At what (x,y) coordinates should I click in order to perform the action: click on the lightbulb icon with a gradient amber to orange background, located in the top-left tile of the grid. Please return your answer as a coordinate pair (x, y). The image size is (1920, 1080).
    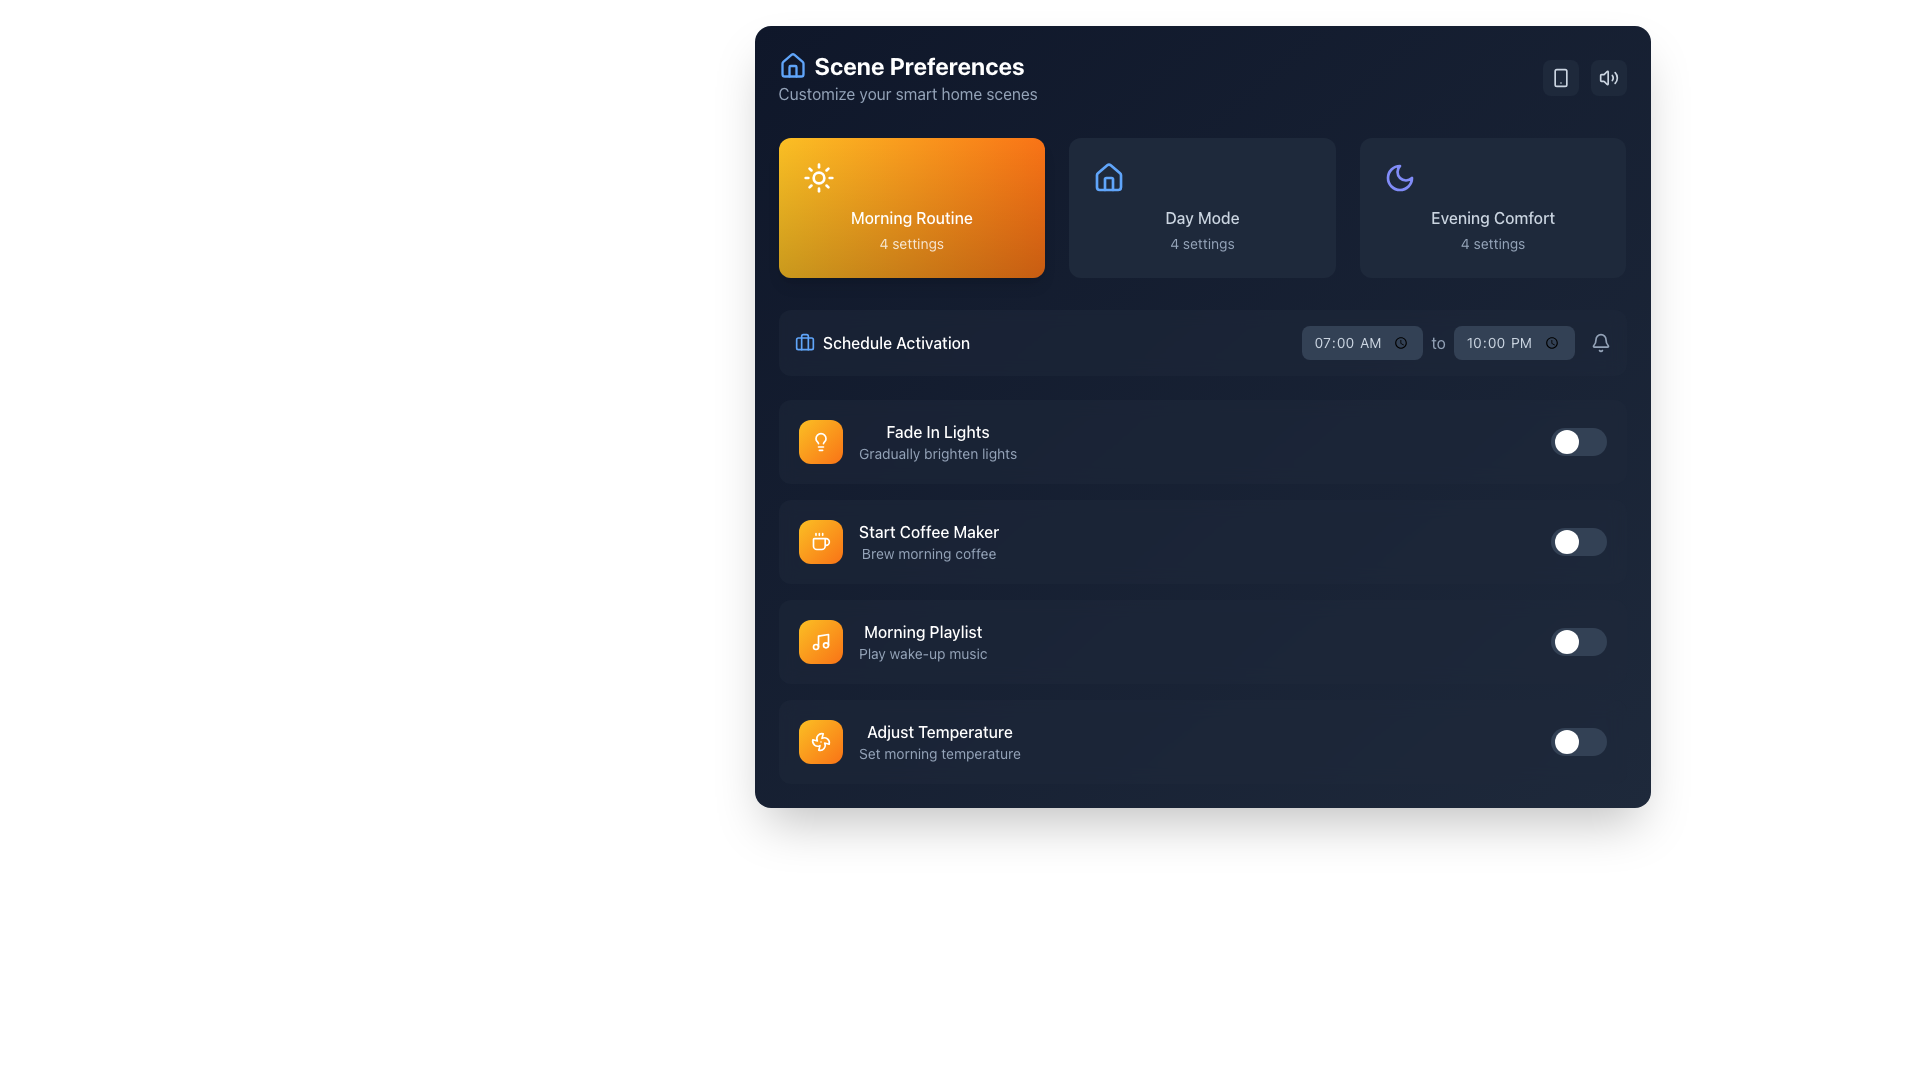
    Looking at the image, I should click on (820, 441).